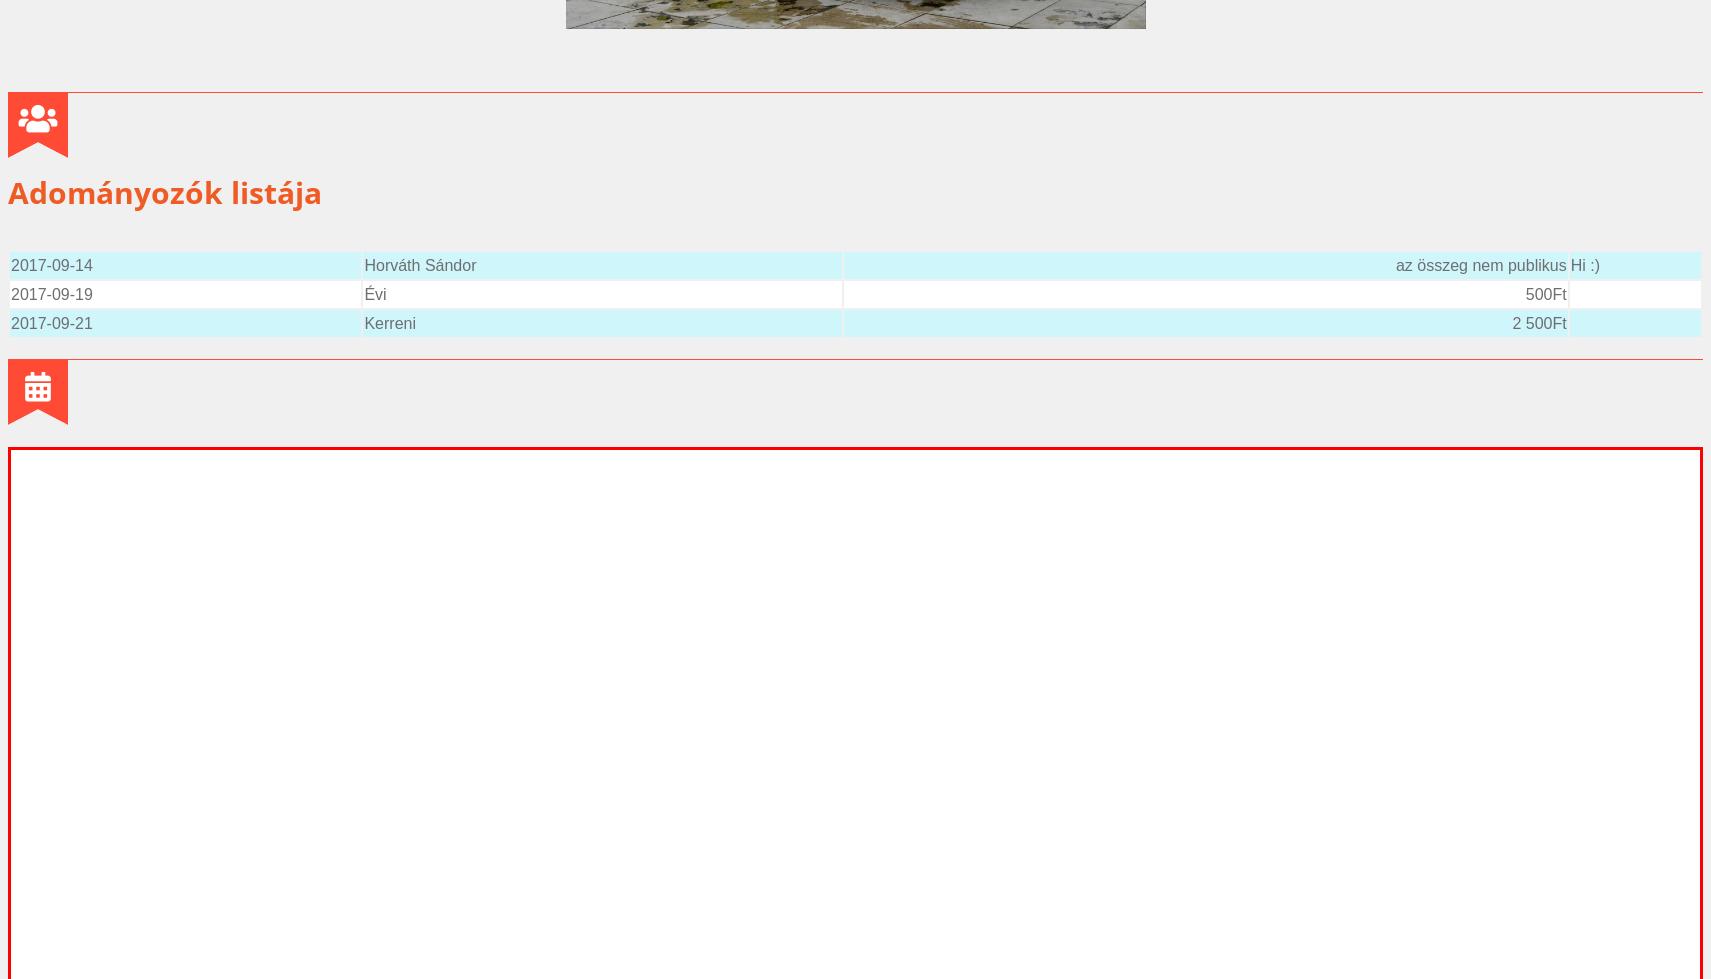 The image size is (1711, 979). Describe the element at coordinates (9, 264) in the screenshot. I see `'2017-09-14'` at that location.